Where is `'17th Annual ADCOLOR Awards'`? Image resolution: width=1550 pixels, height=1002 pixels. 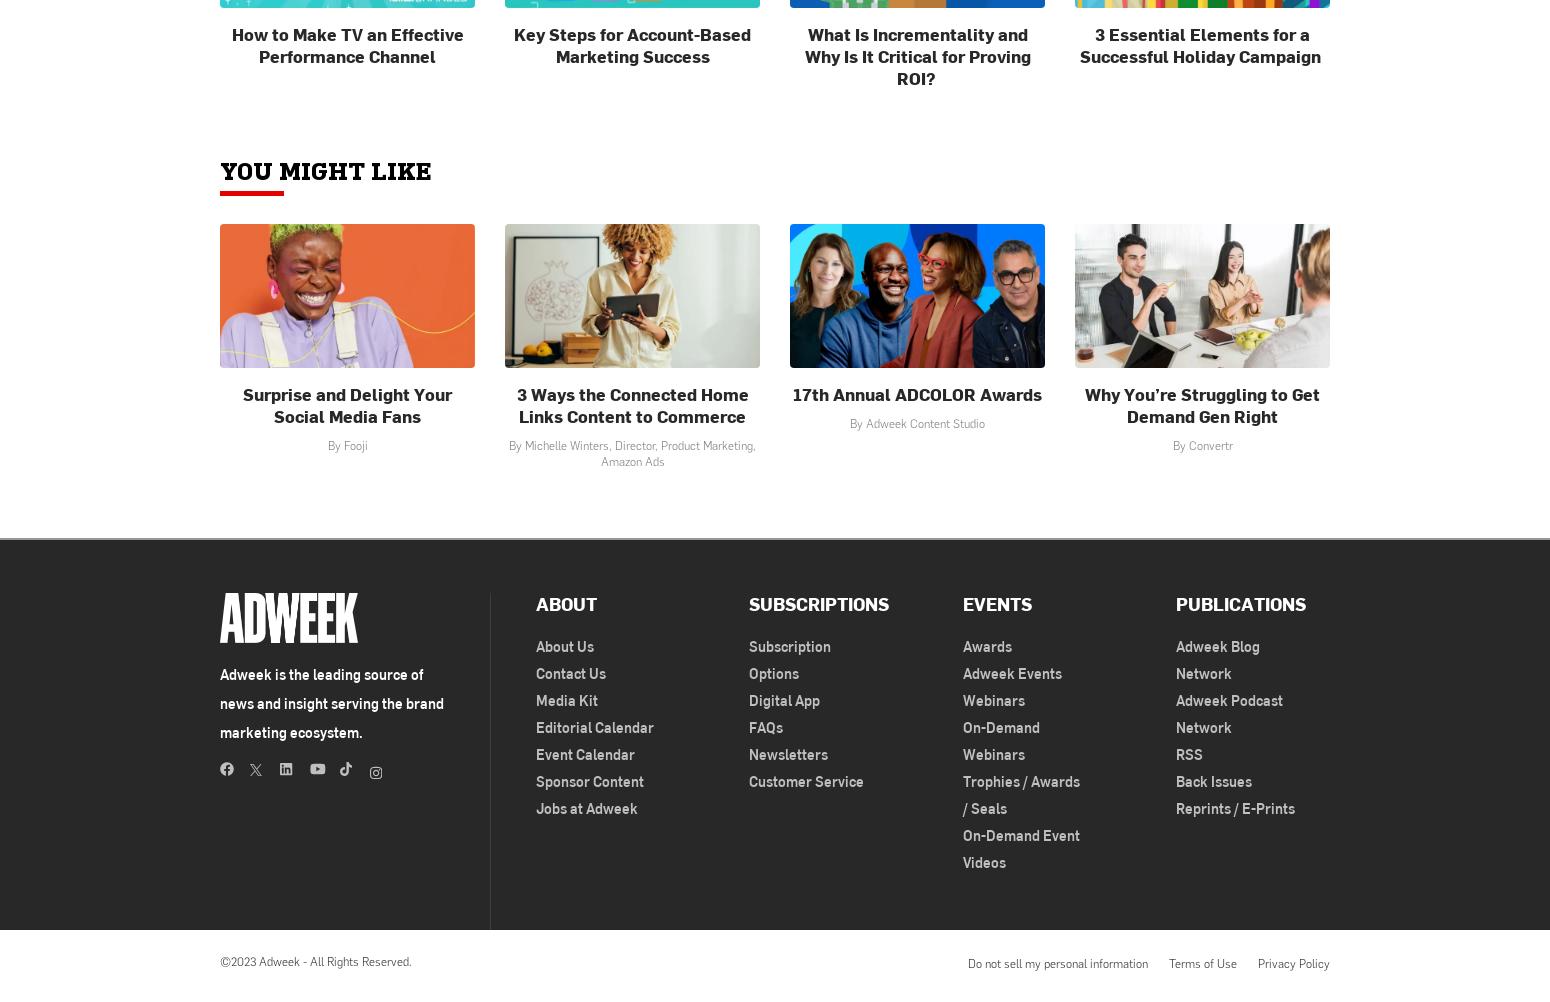 '17th Annual ADCOLOR Awards' is located at coordinates (791, 392).